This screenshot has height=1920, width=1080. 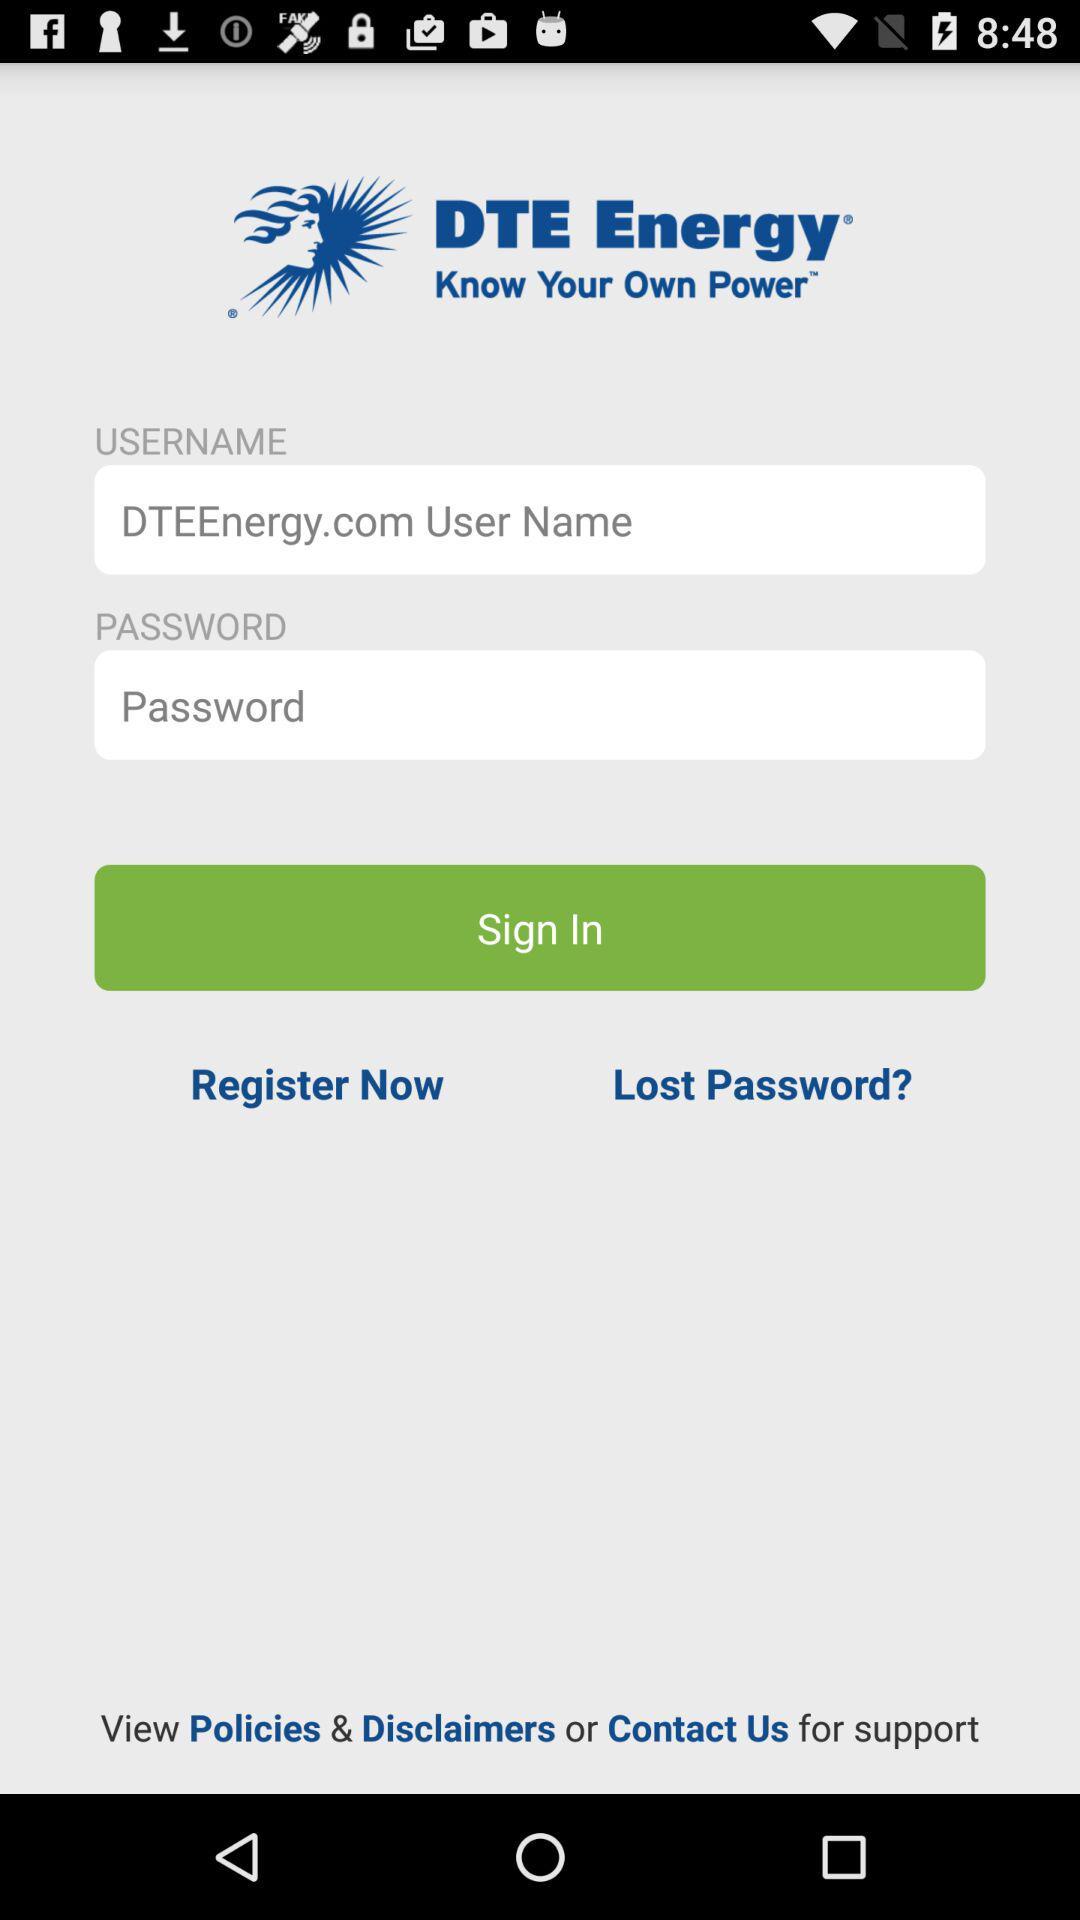 What do you see at coordinates (316, 1082) in the screenshot?
I see `the item next to the lost password? app` at bounding box center [316, 1082].